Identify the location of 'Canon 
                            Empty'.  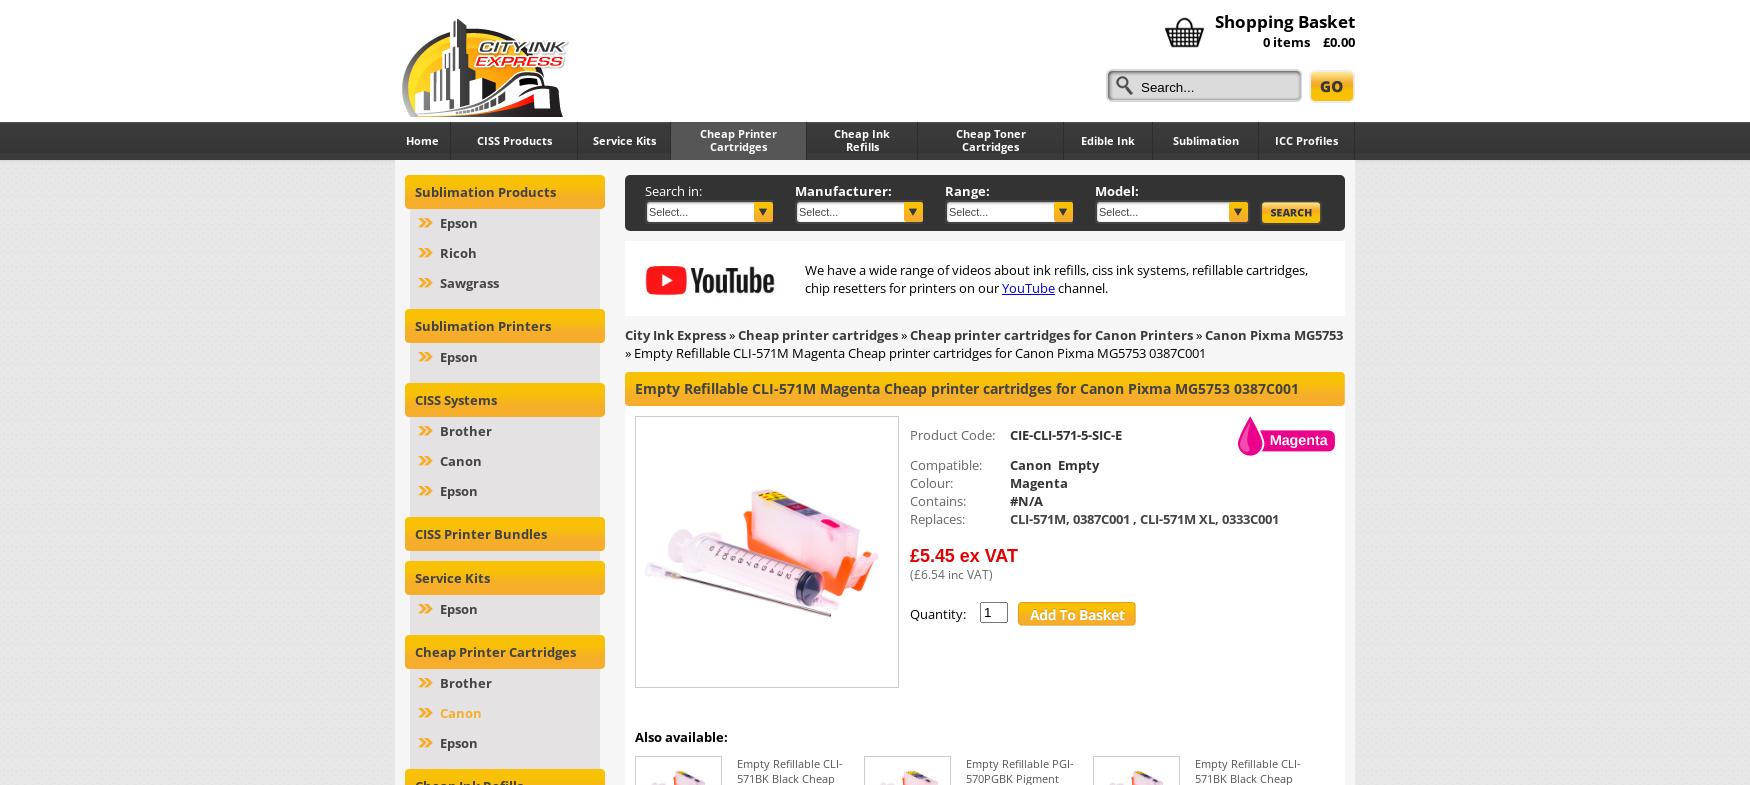
(1053, 465).